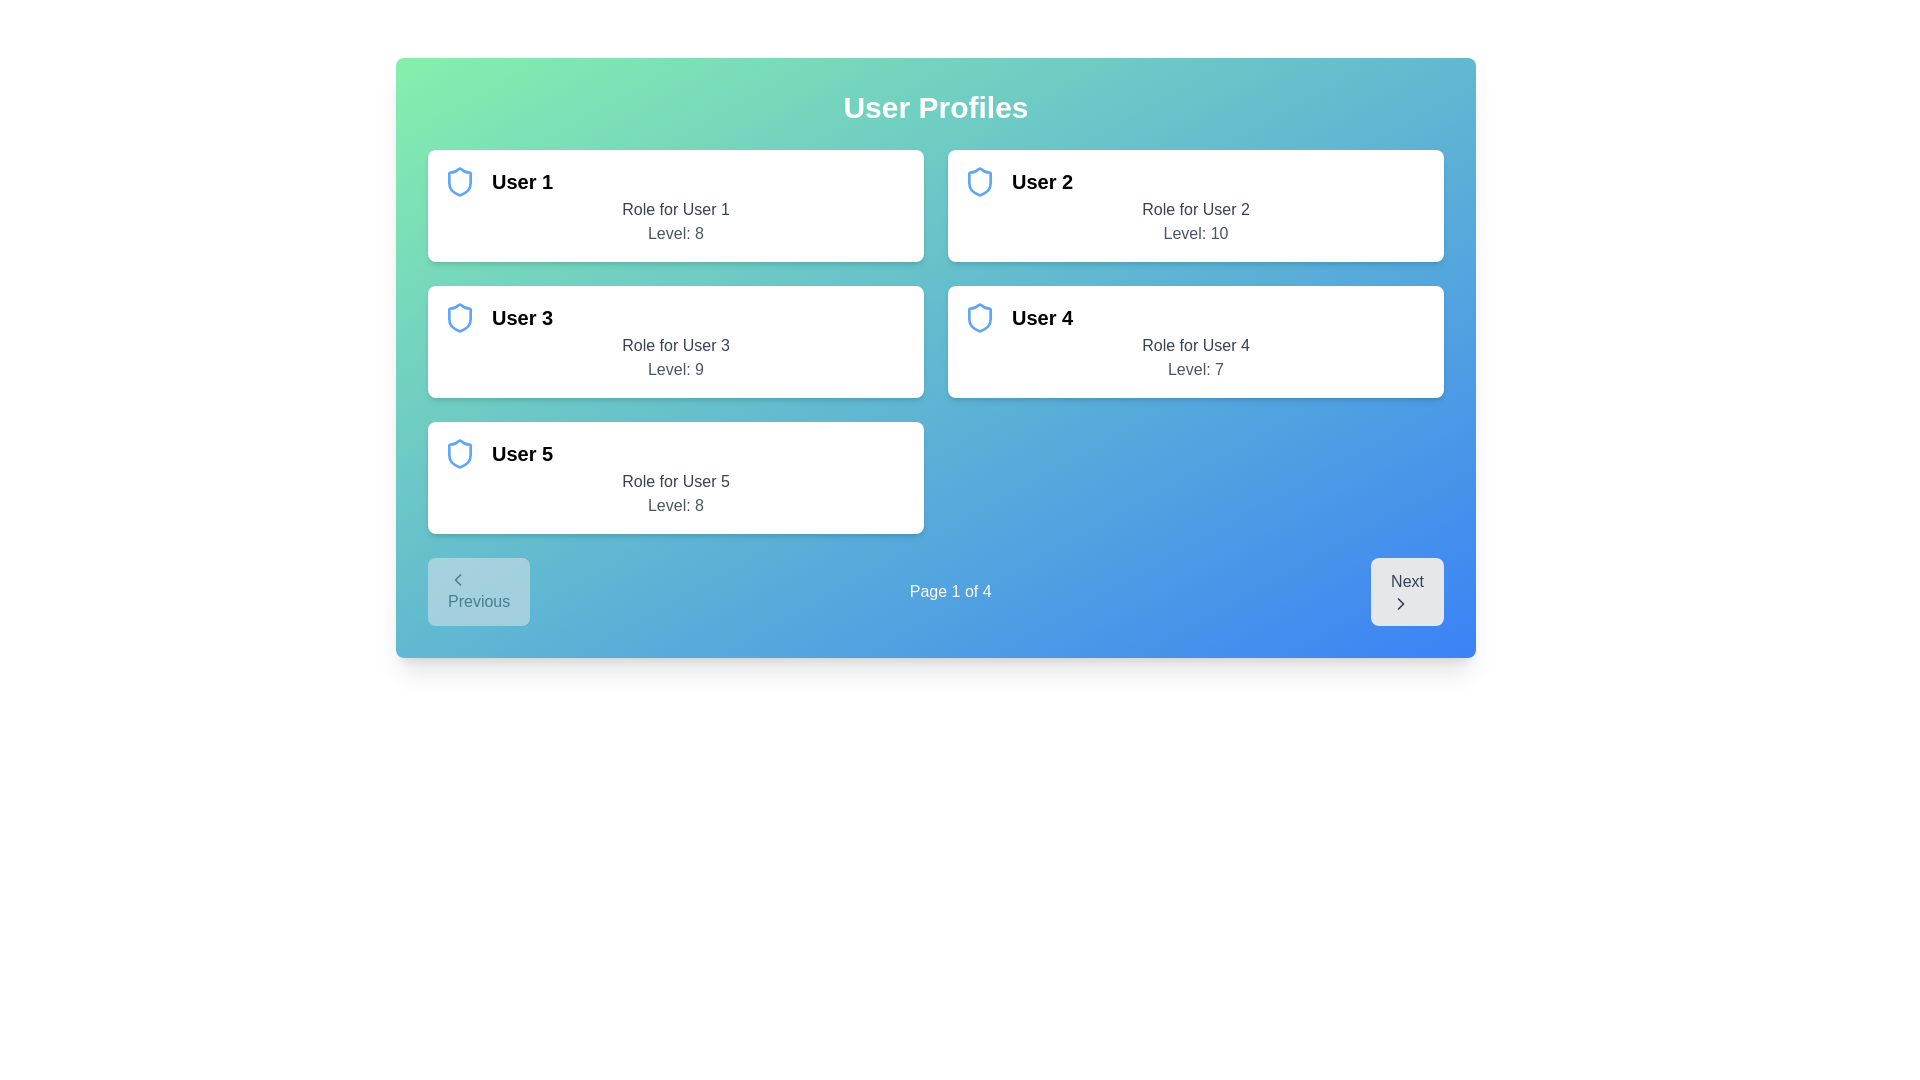 The width and height of the screenshot is (1920, 1080). I want to click on the shield-shaped icon with a blue outline located next to the text label 'User 5' in the user profile card, so click(459, 454).